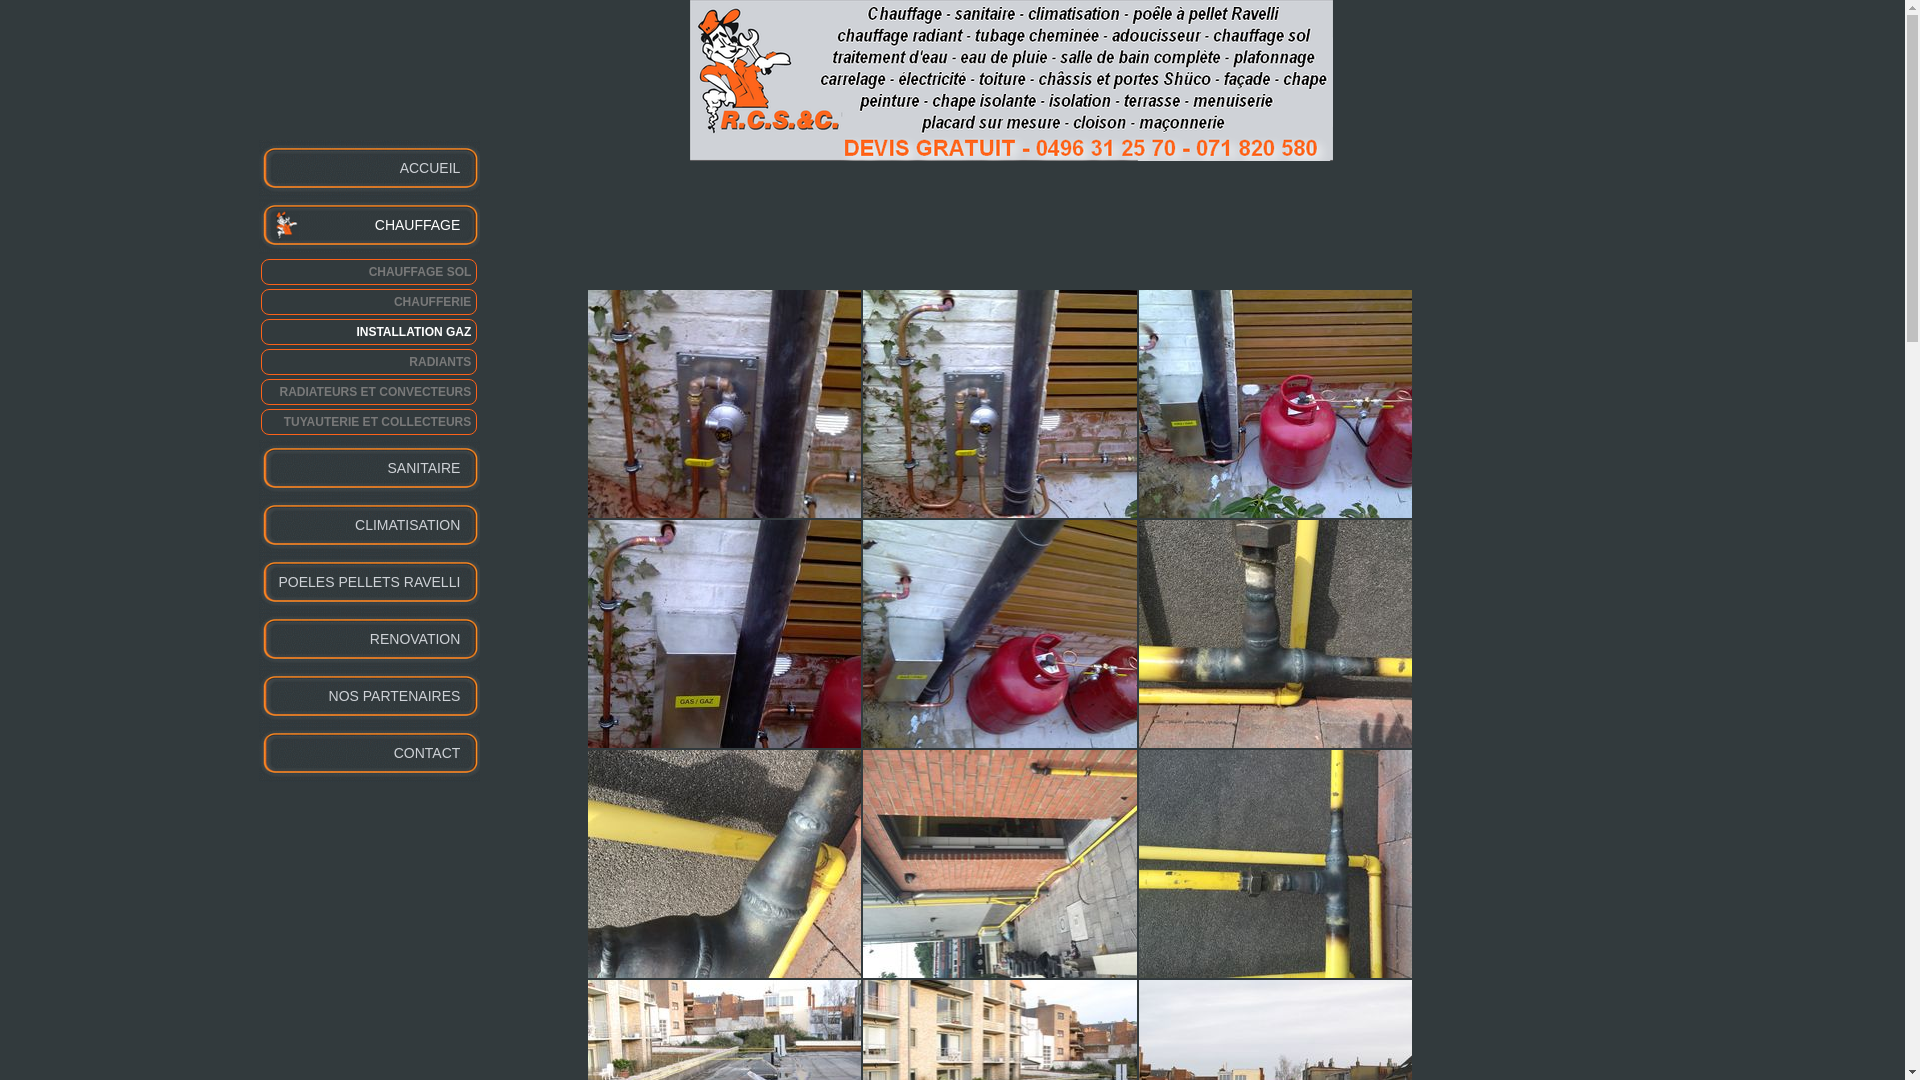 The width and height of the screenshot is (1920, 1080). Describe the element at coordinates (369, 524) in the screenshot. I see `'CLIMATISATION'` at that location.